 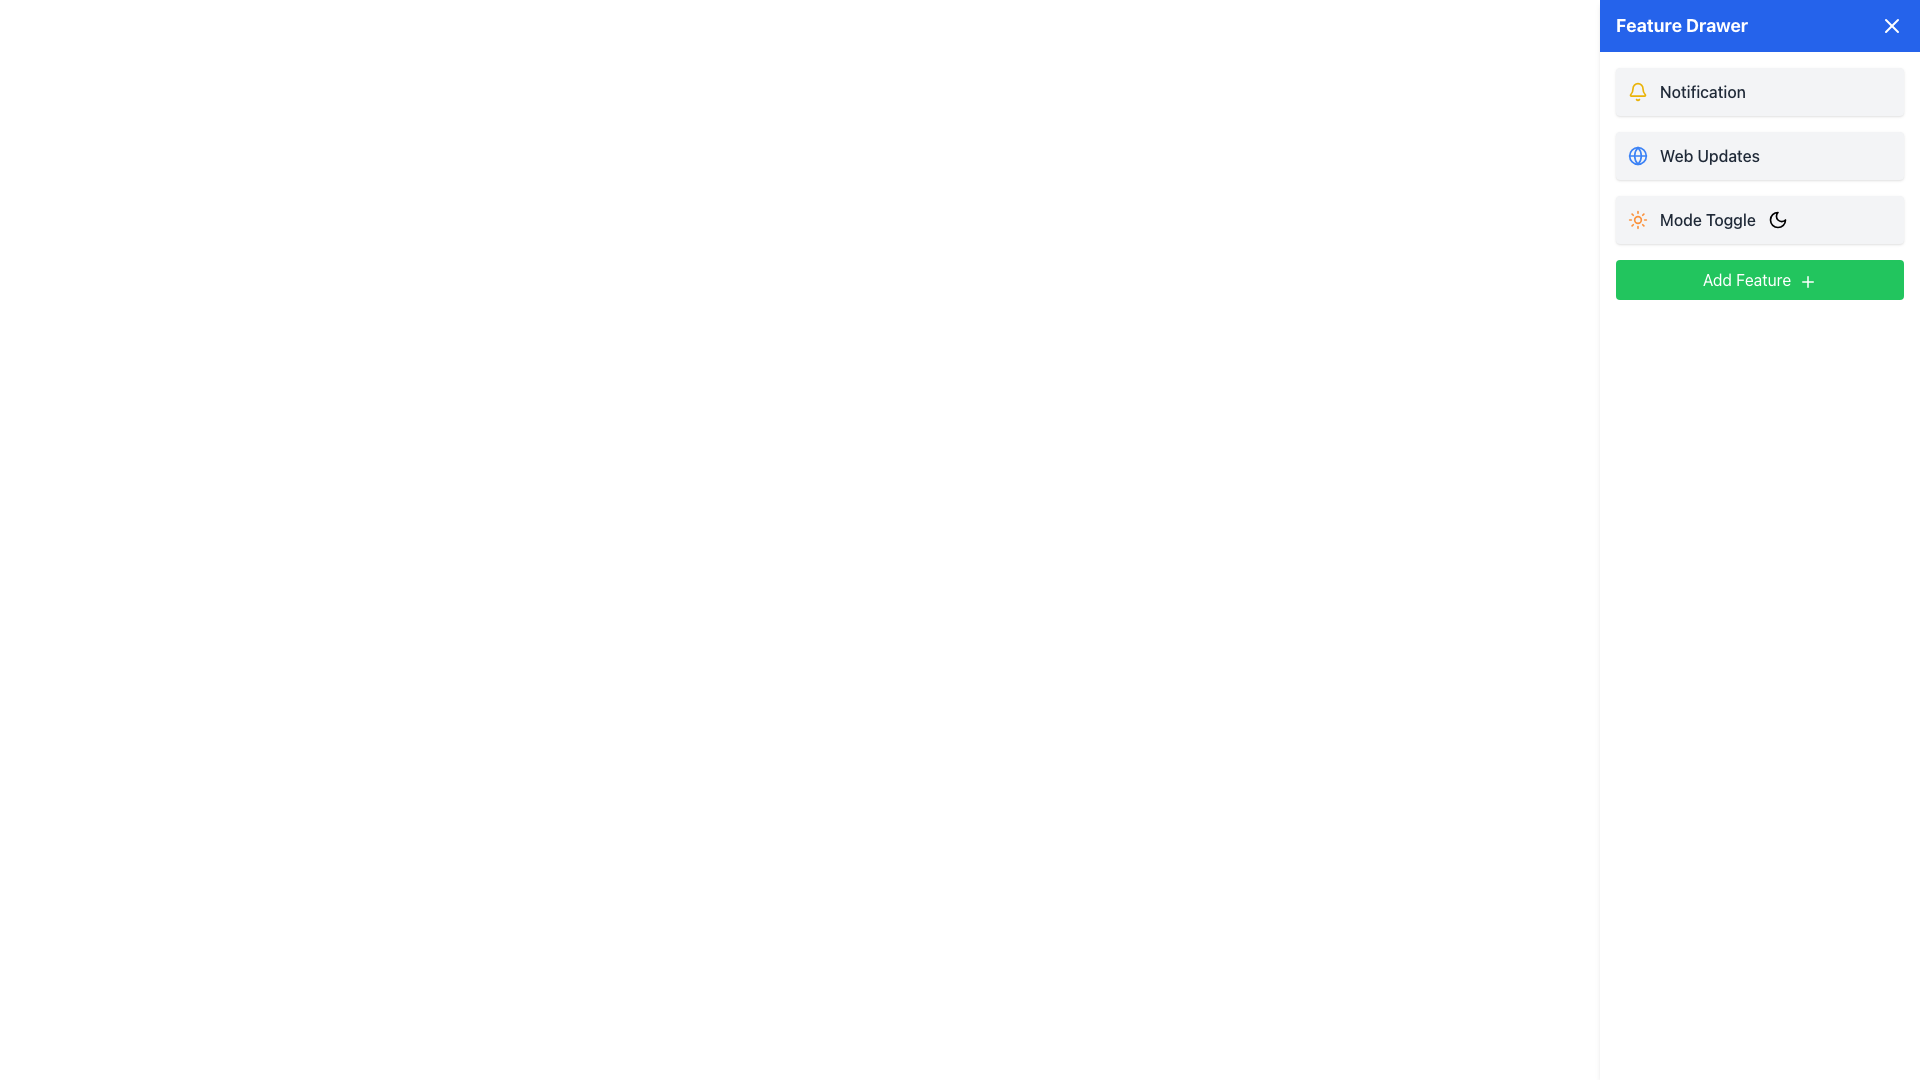 What do you see at coordinates (1760, 154) in the screenshot?
I see `the 'Web Updates' interactive panel item, which is the second item in the vertically stacked list within the side panel` at bounding box center [1760, 154].